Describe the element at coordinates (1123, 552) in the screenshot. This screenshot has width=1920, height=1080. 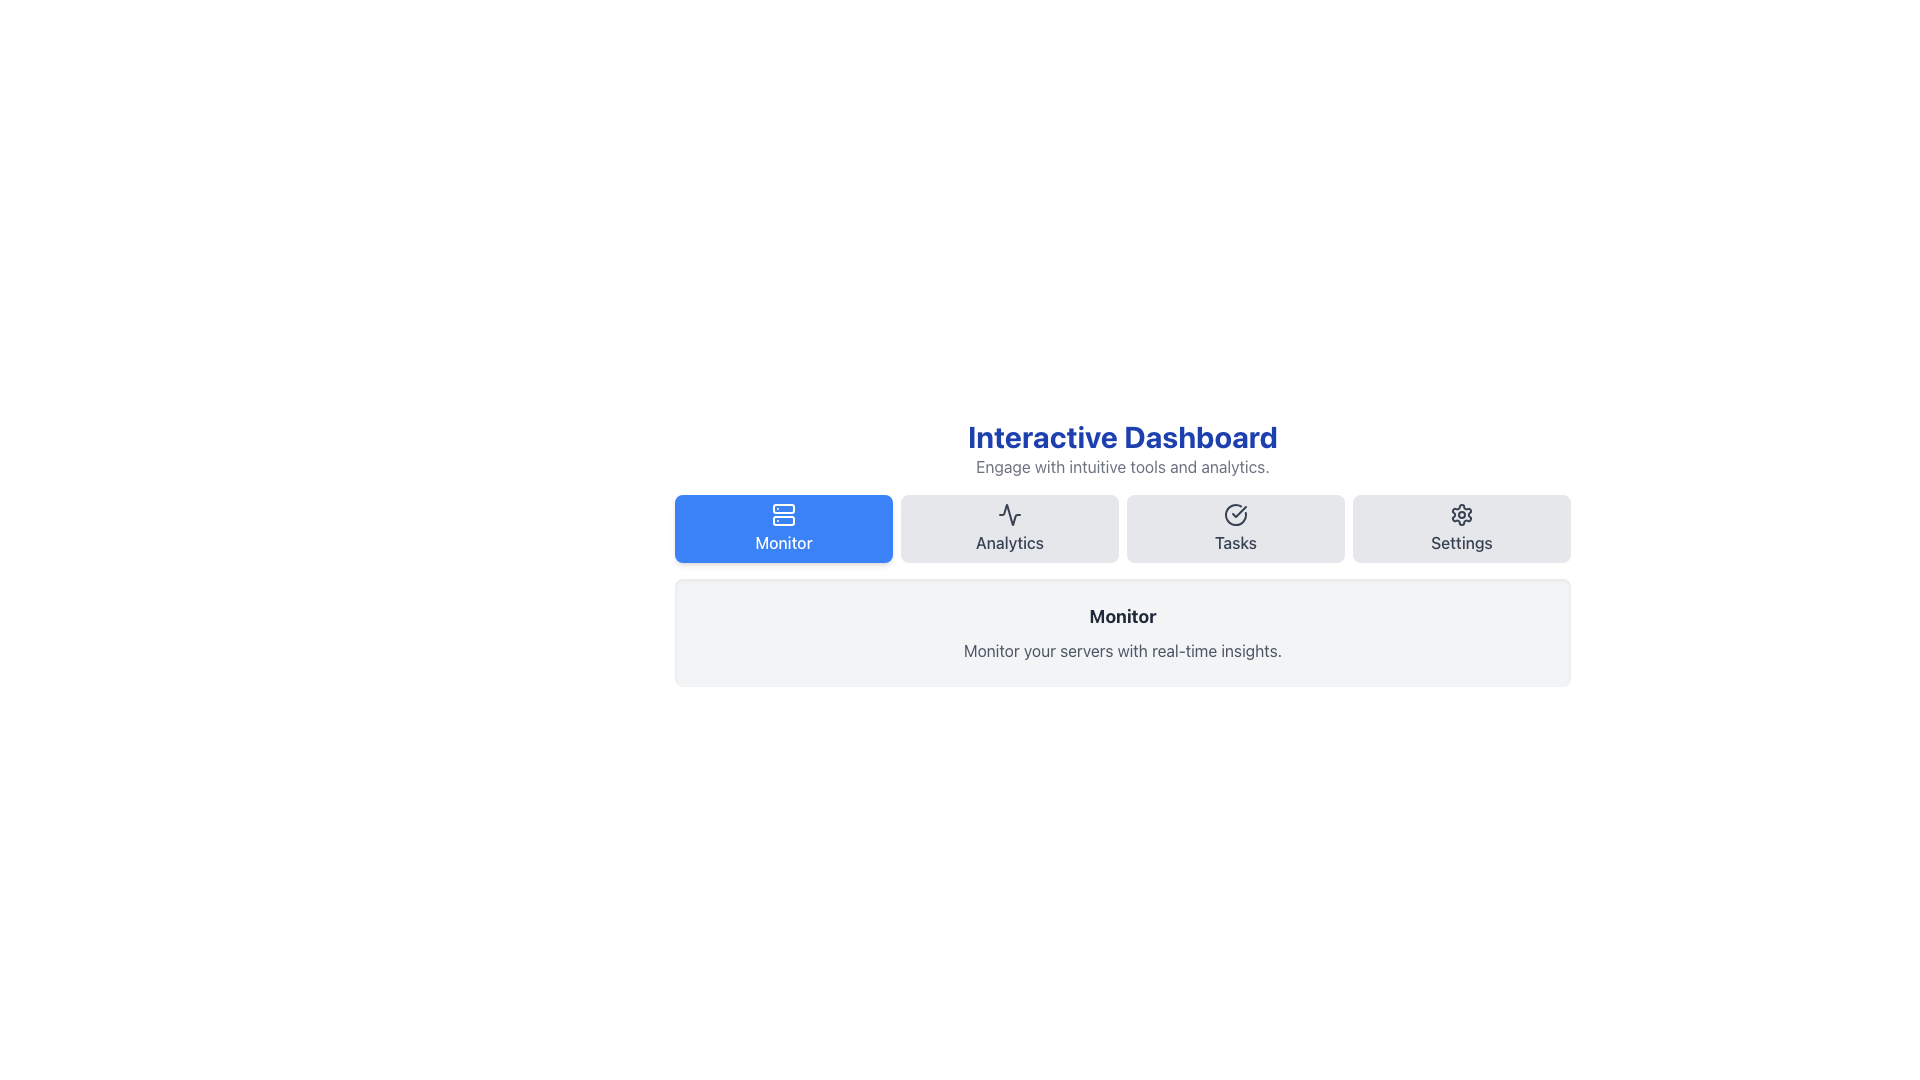
I see `the title 'Interactive Dashboard'` at that location.